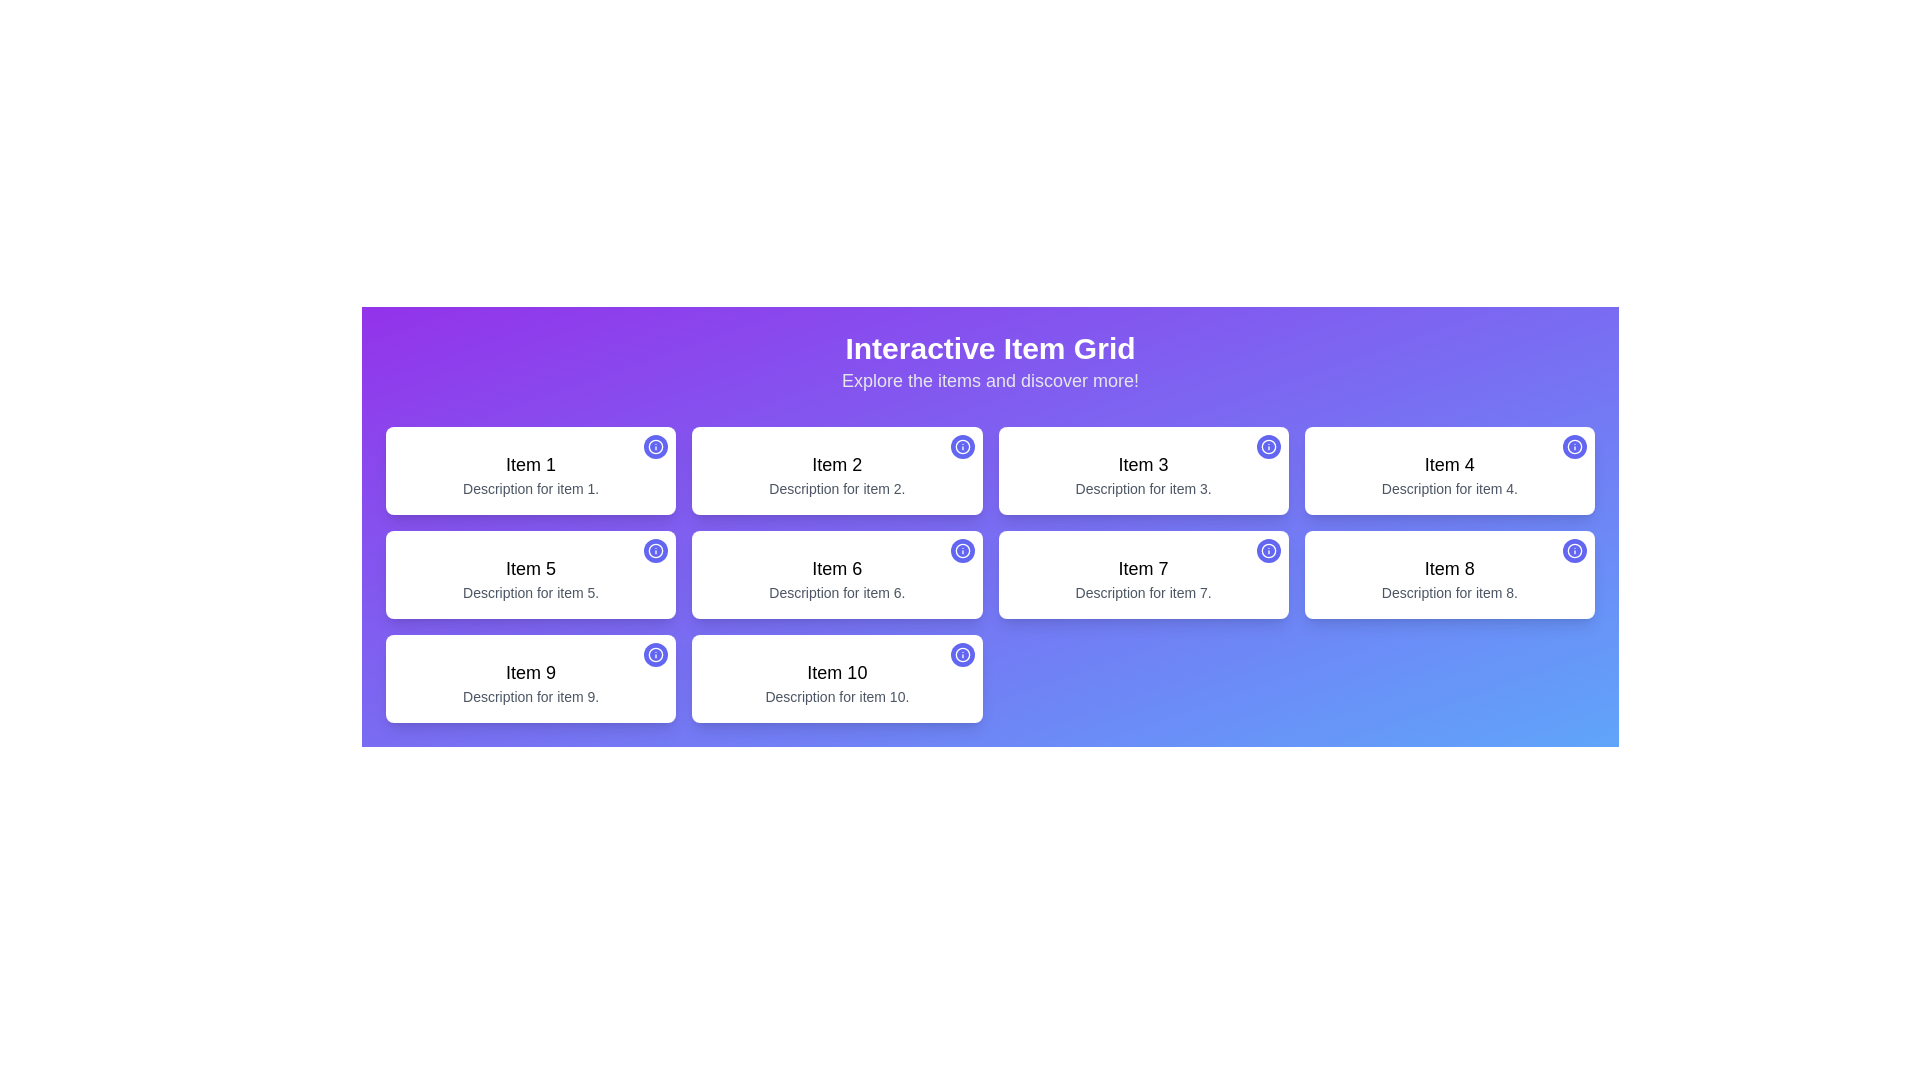  What do you see at coordinates (1267, 446) in the screenshot?
I see `the circular icon with a blue border and transparent center, which is the third icon in the grid representing 'Item 3'` at bounding box center [1267, 446].